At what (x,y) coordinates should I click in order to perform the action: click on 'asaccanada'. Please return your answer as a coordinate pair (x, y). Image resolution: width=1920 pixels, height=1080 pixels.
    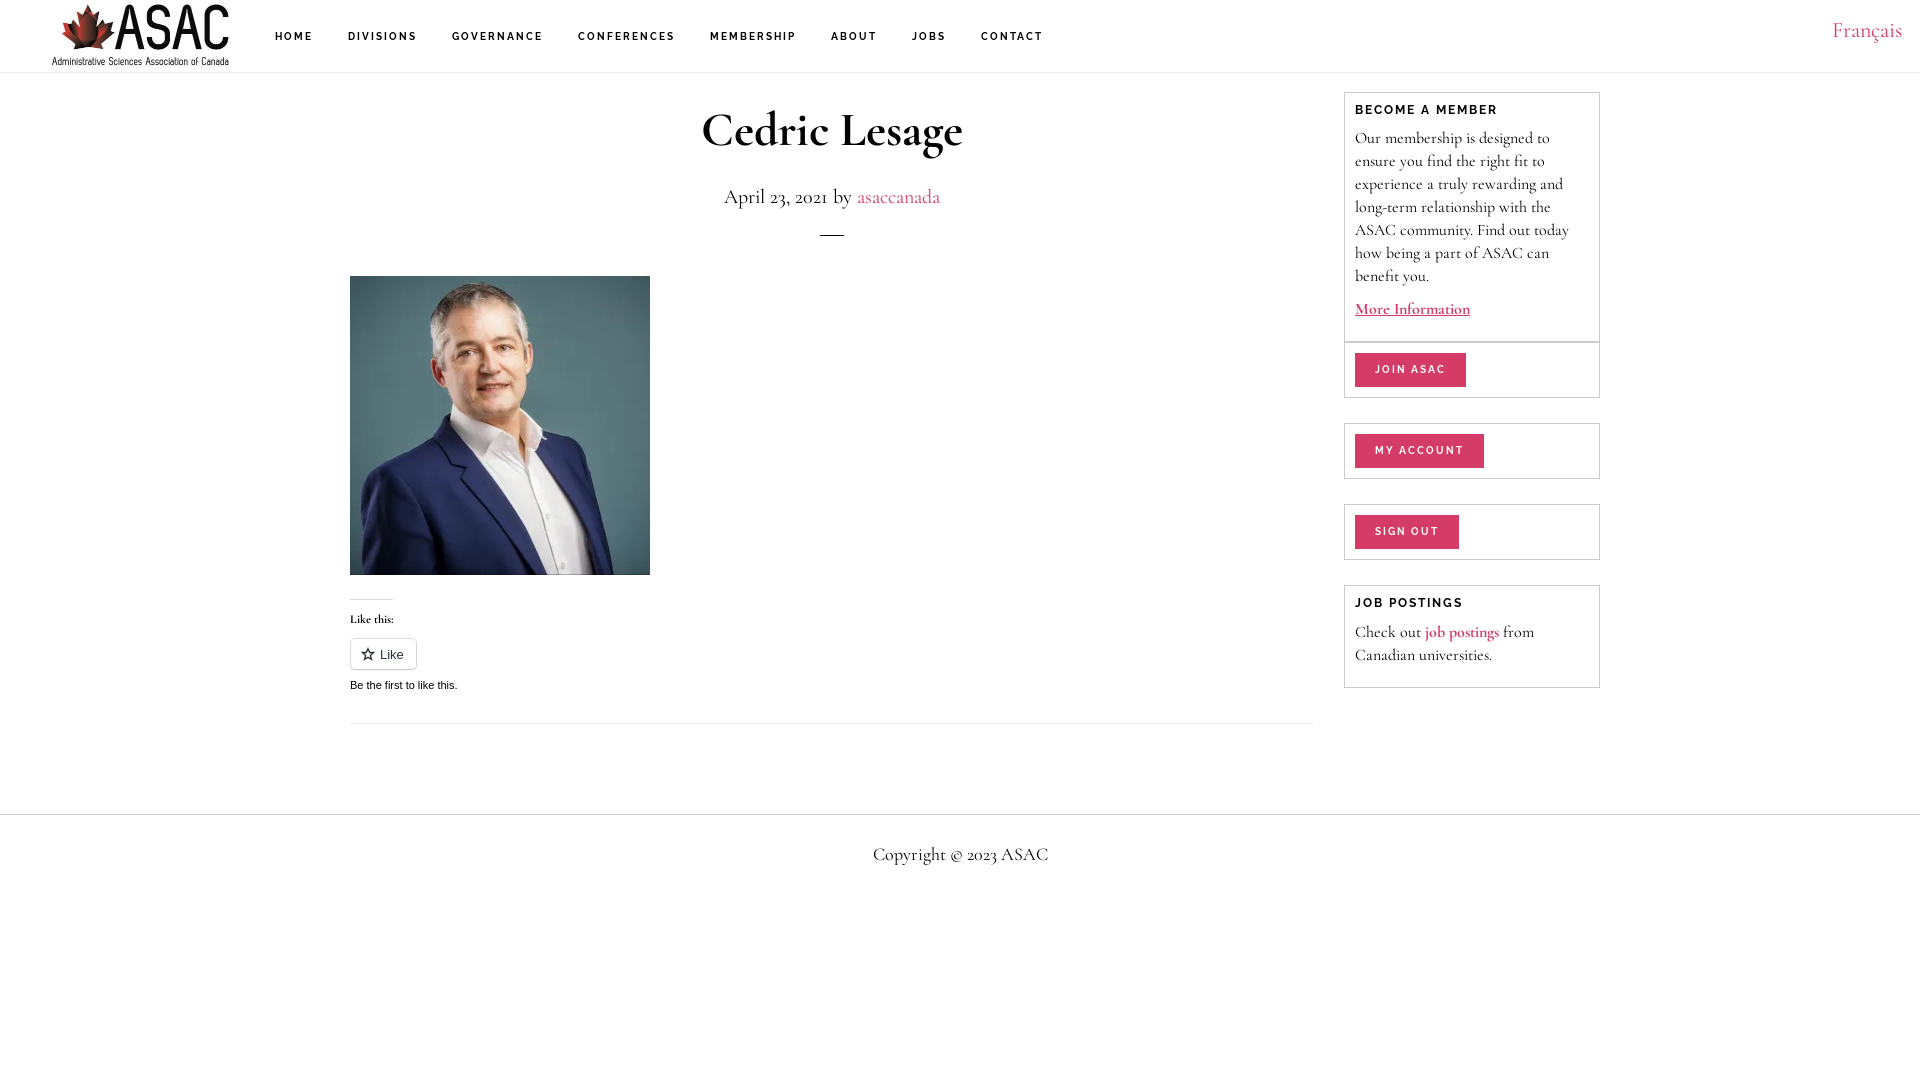
    Looking at the image, I should click on (897, 196).